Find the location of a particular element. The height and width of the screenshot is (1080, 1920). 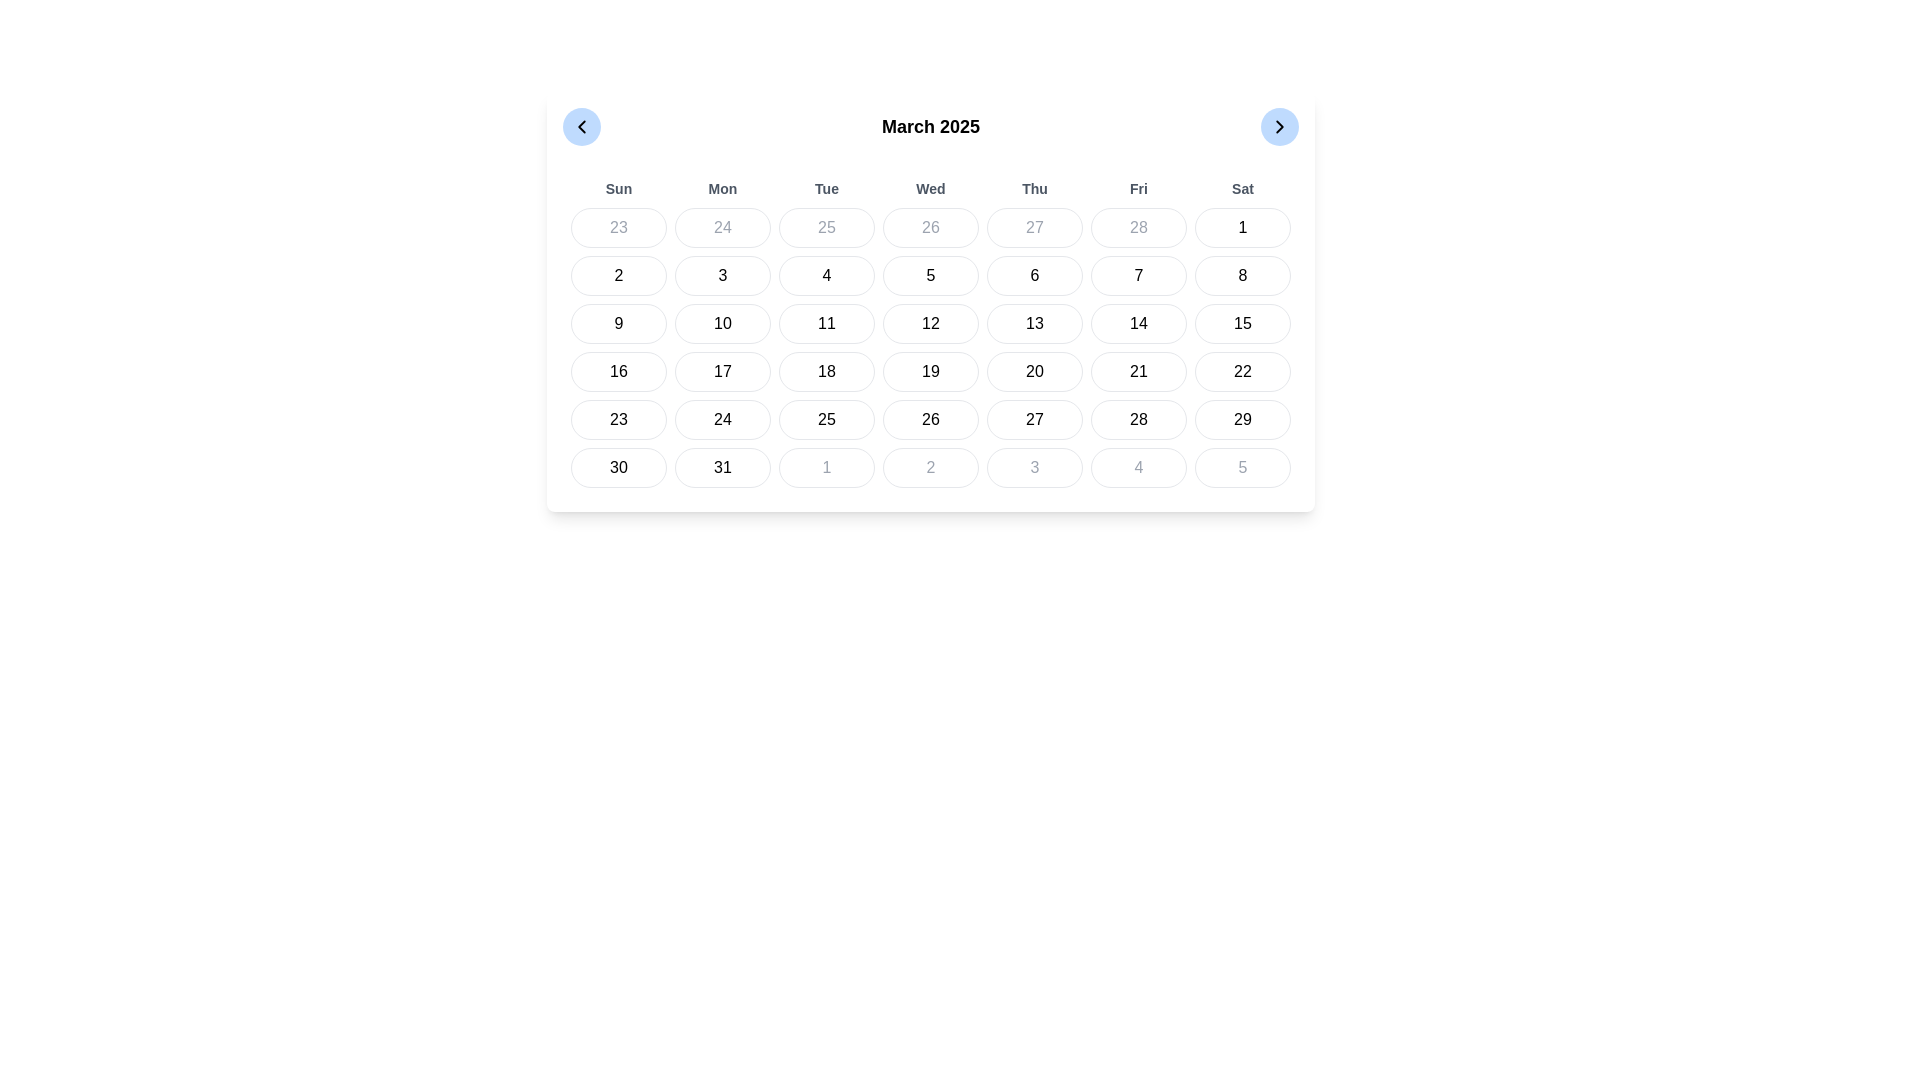

the button representing March 5, 2025 is located at coordinates (930, 276).